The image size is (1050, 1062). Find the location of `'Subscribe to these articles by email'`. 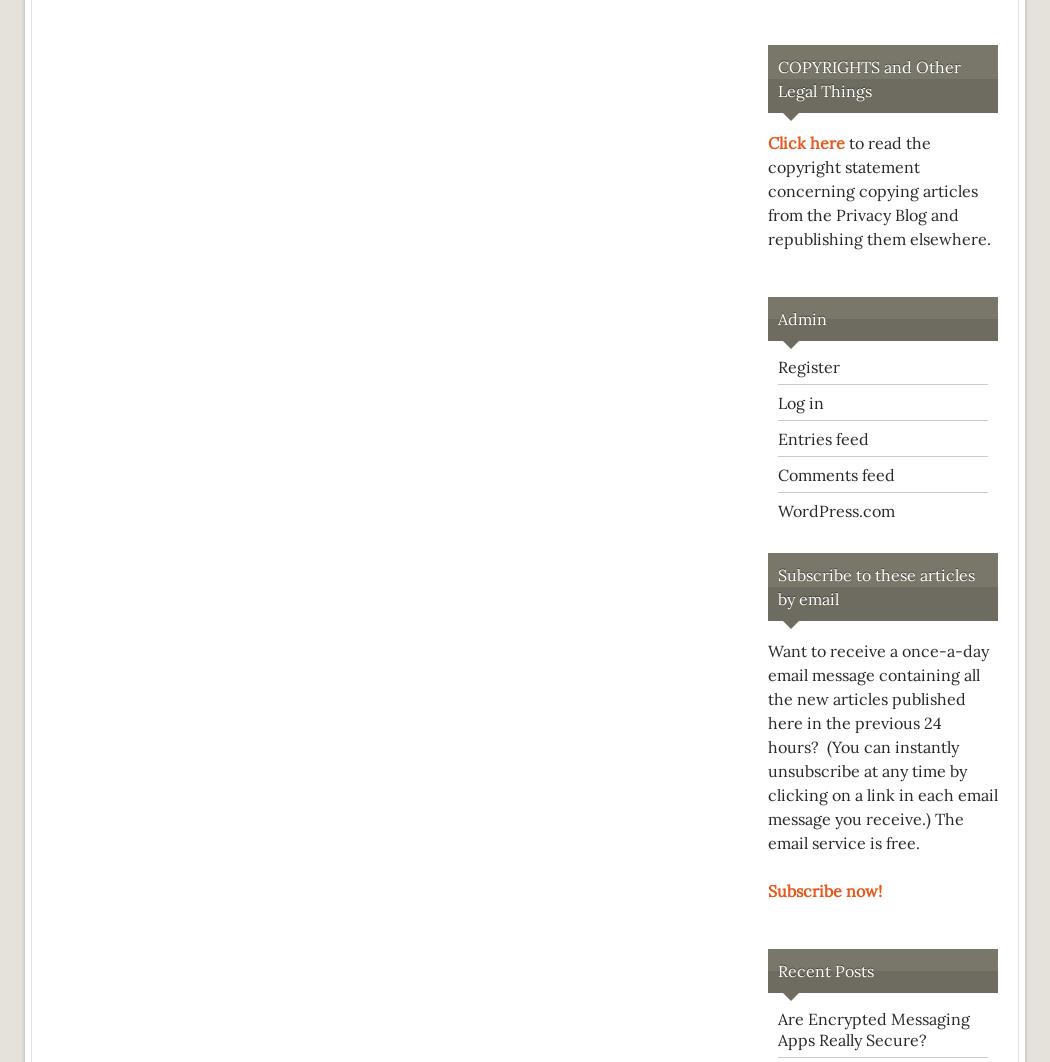

'Subscribe to these articles by email' is located at coordinates (778, 586).